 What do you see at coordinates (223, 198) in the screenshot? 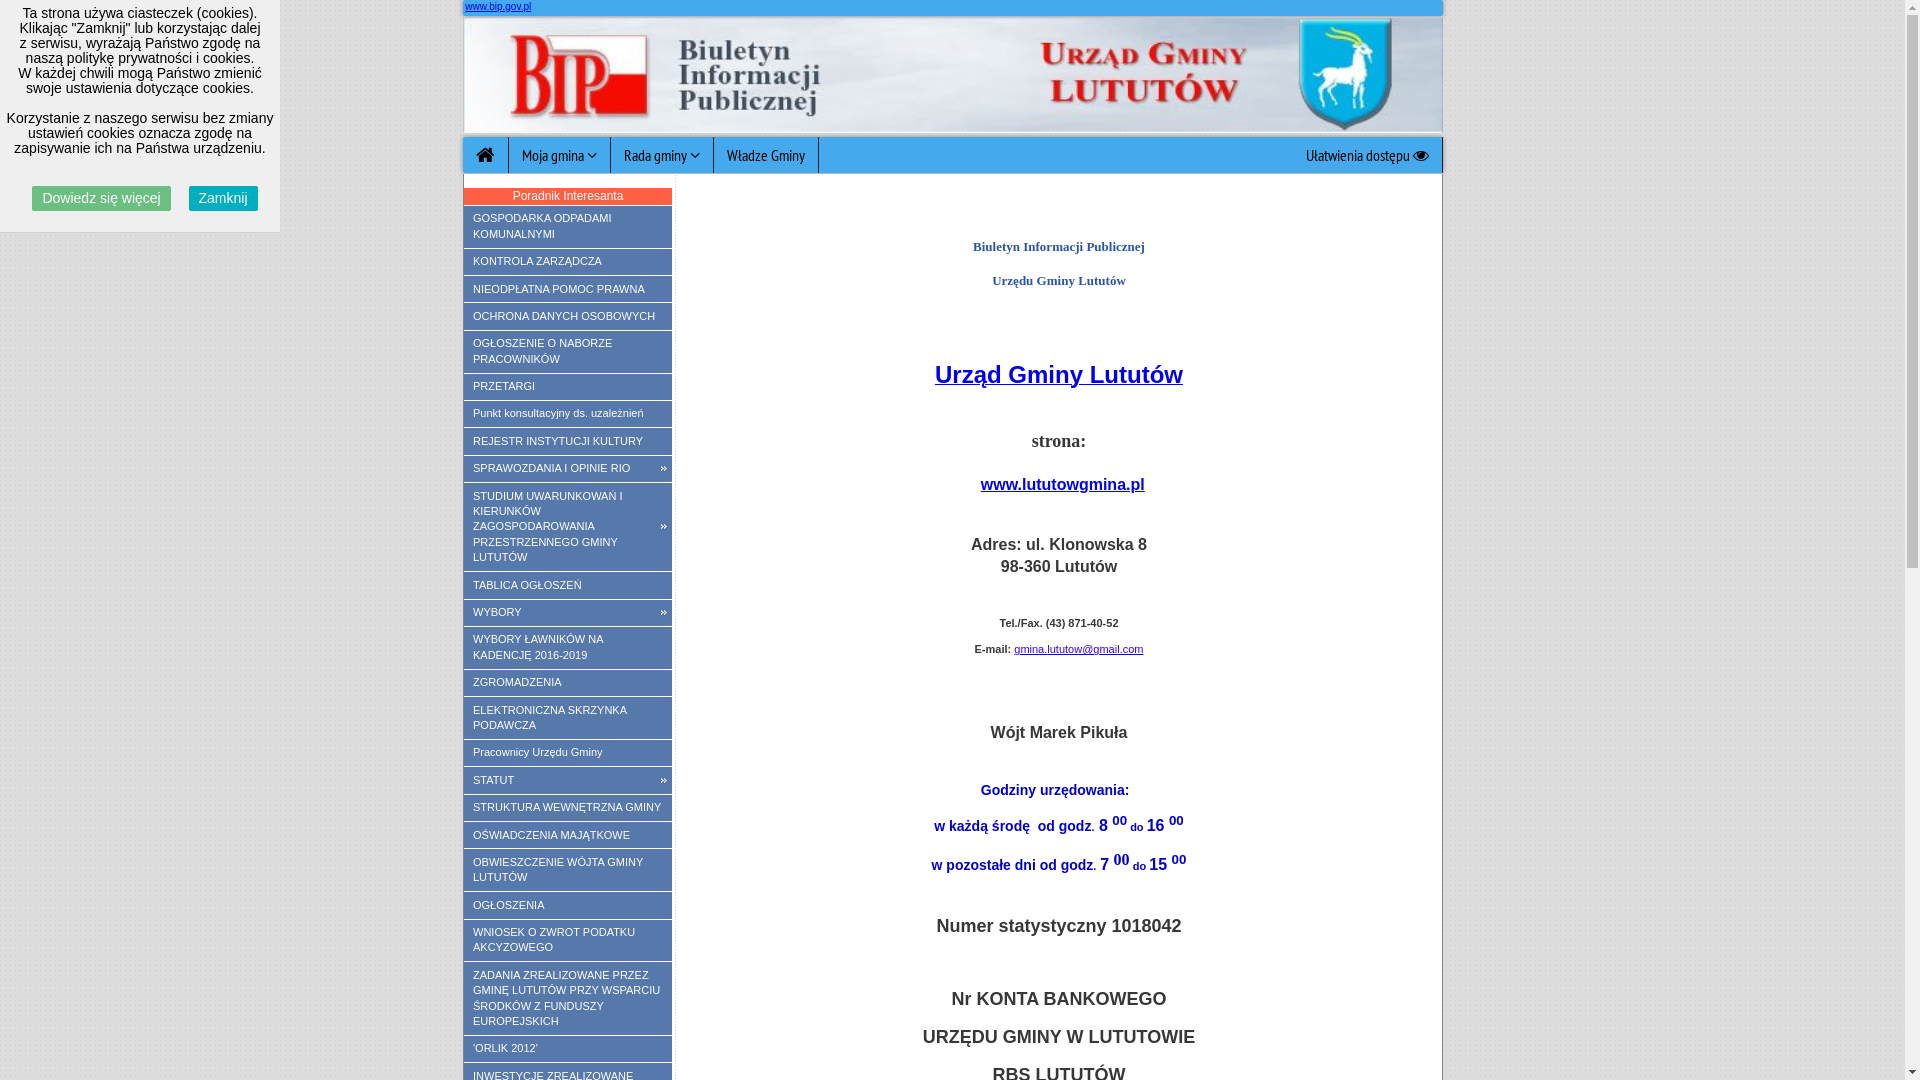
I see `'Zamknij'` at bounding box center [223, 198].